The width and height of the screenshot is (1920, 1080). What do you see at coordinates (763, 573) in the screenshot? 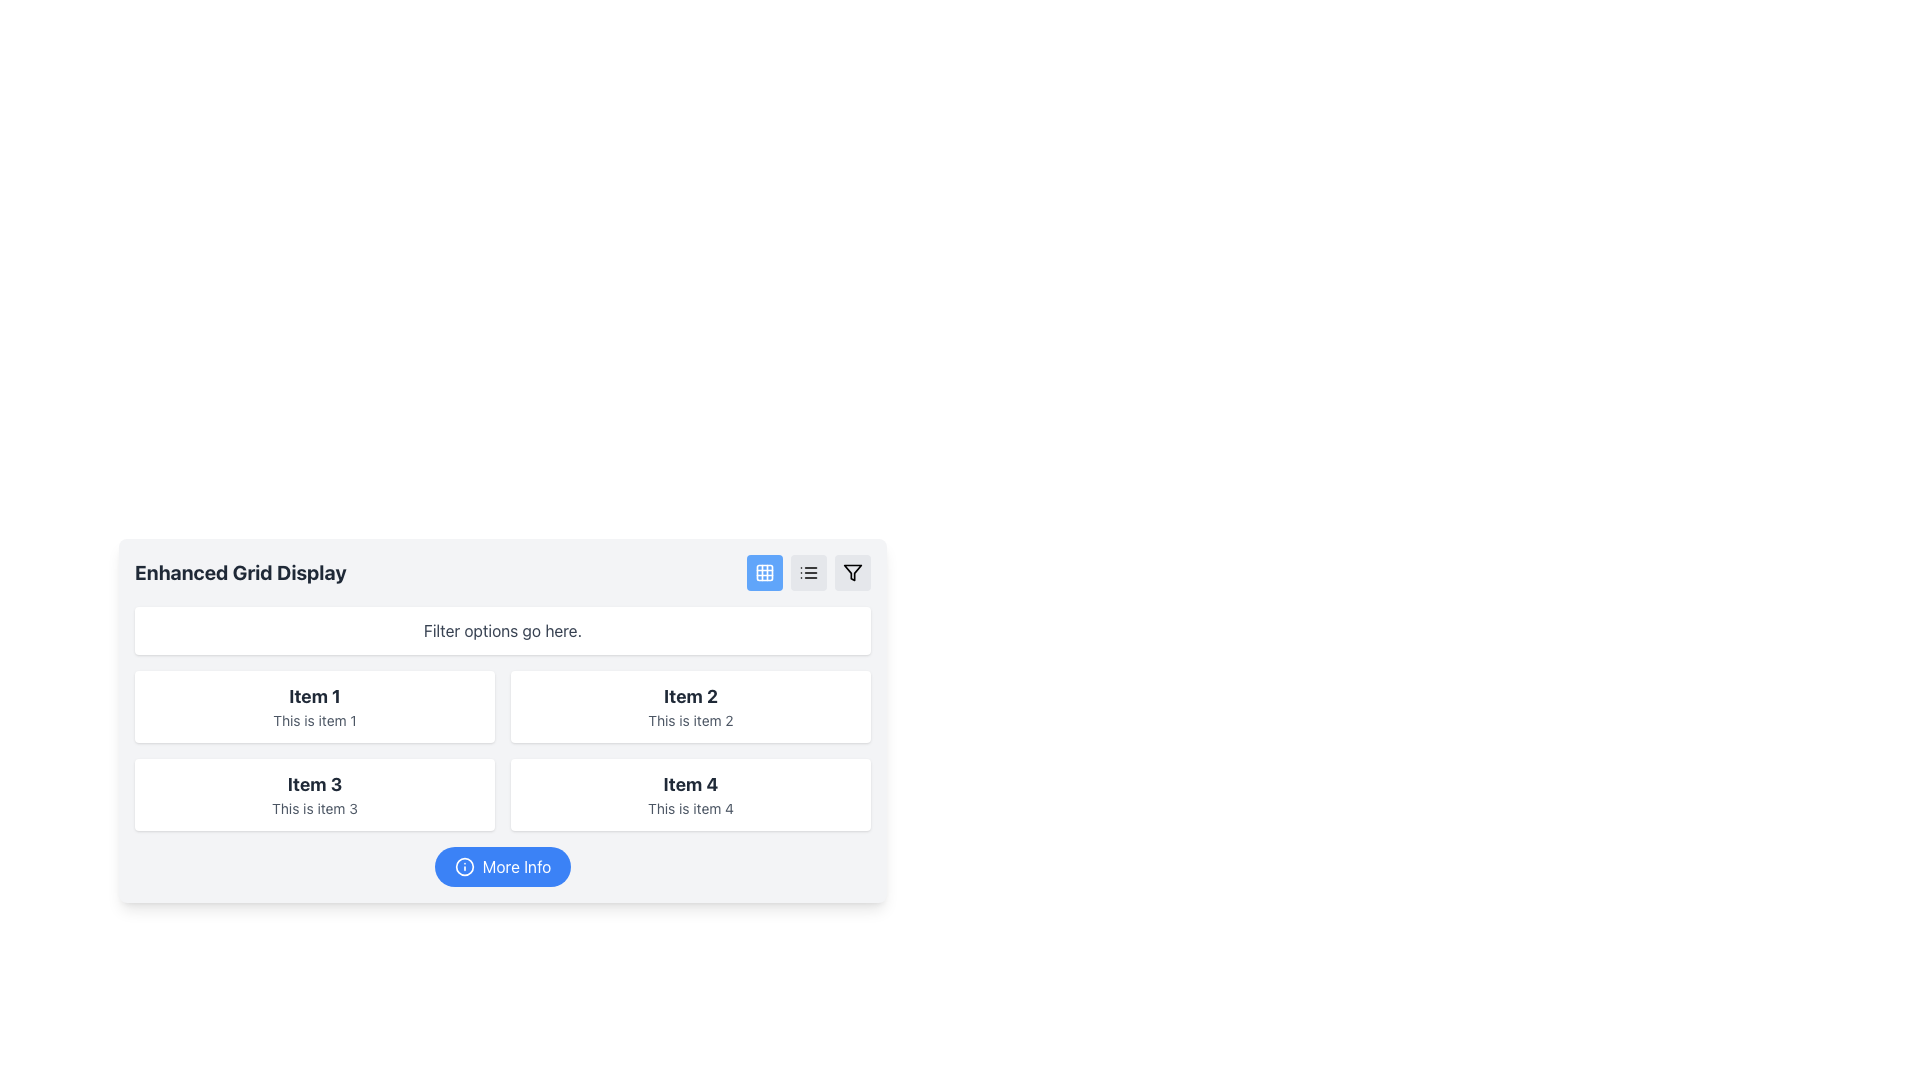
I see `the decorative shape component located at the center cell of the grid icon in the top-right corner of the interface, which is adjacent to the list and filter icons` at bounding box center [763, 573].